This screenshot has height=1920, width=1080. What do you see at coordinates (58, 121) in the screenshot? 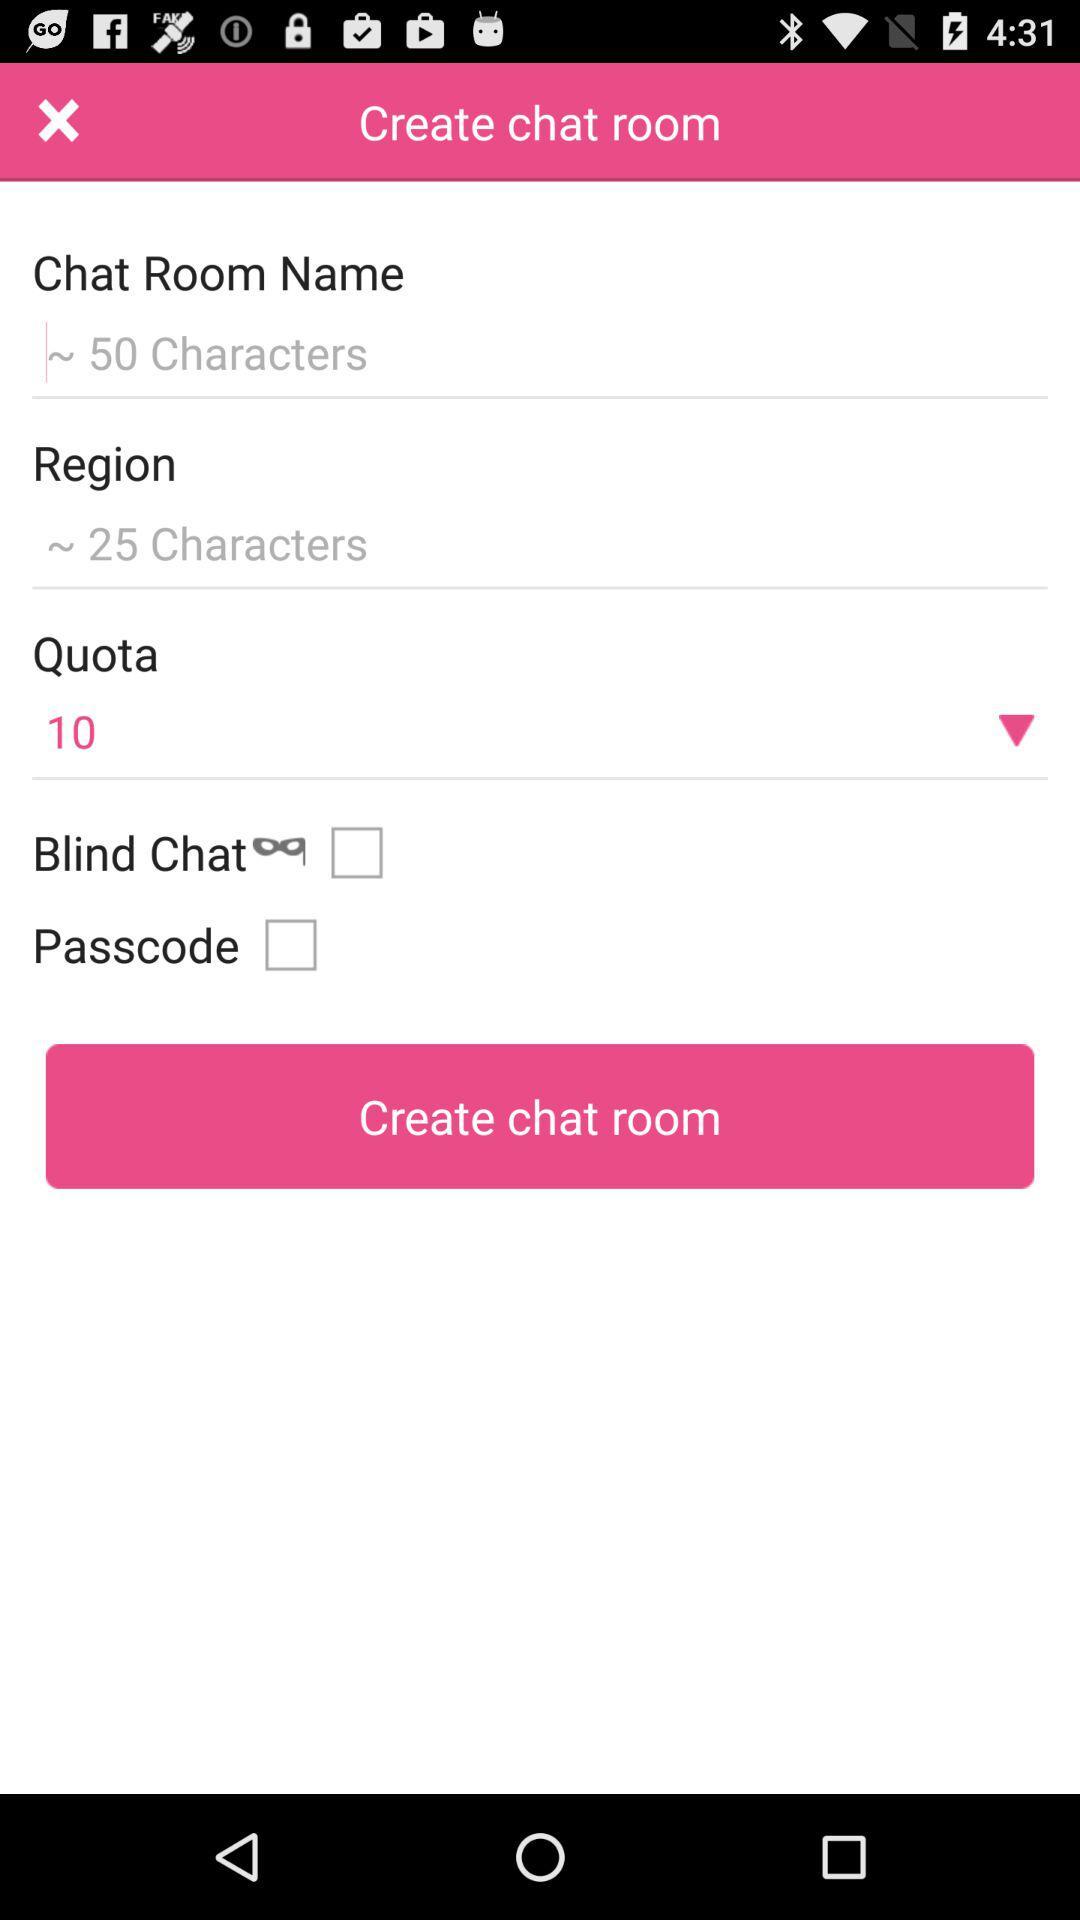
I see `the app next to the create chat room app` at bounding box center [58, 121].